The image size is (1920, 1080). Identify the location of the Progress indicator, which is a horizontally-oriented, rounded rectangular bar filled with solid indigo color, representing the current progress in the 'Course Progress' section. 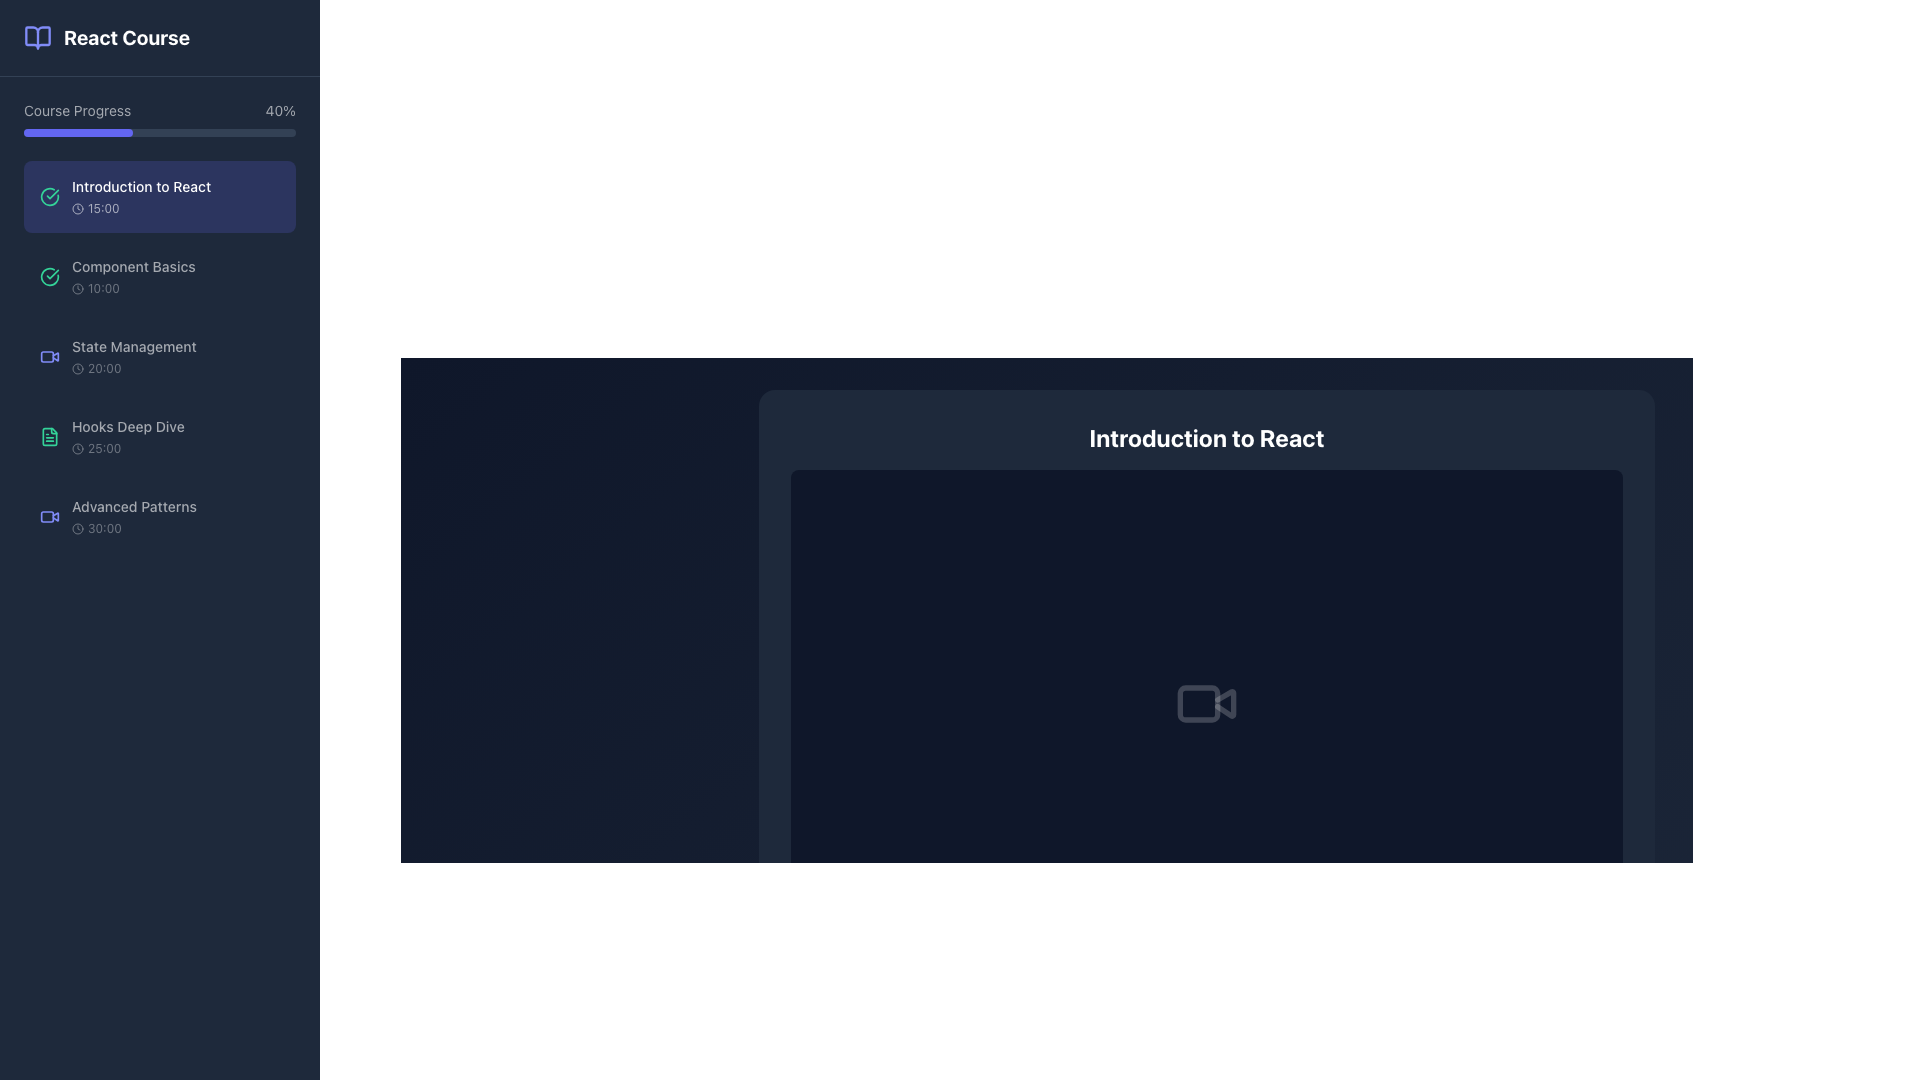
(78, 132).